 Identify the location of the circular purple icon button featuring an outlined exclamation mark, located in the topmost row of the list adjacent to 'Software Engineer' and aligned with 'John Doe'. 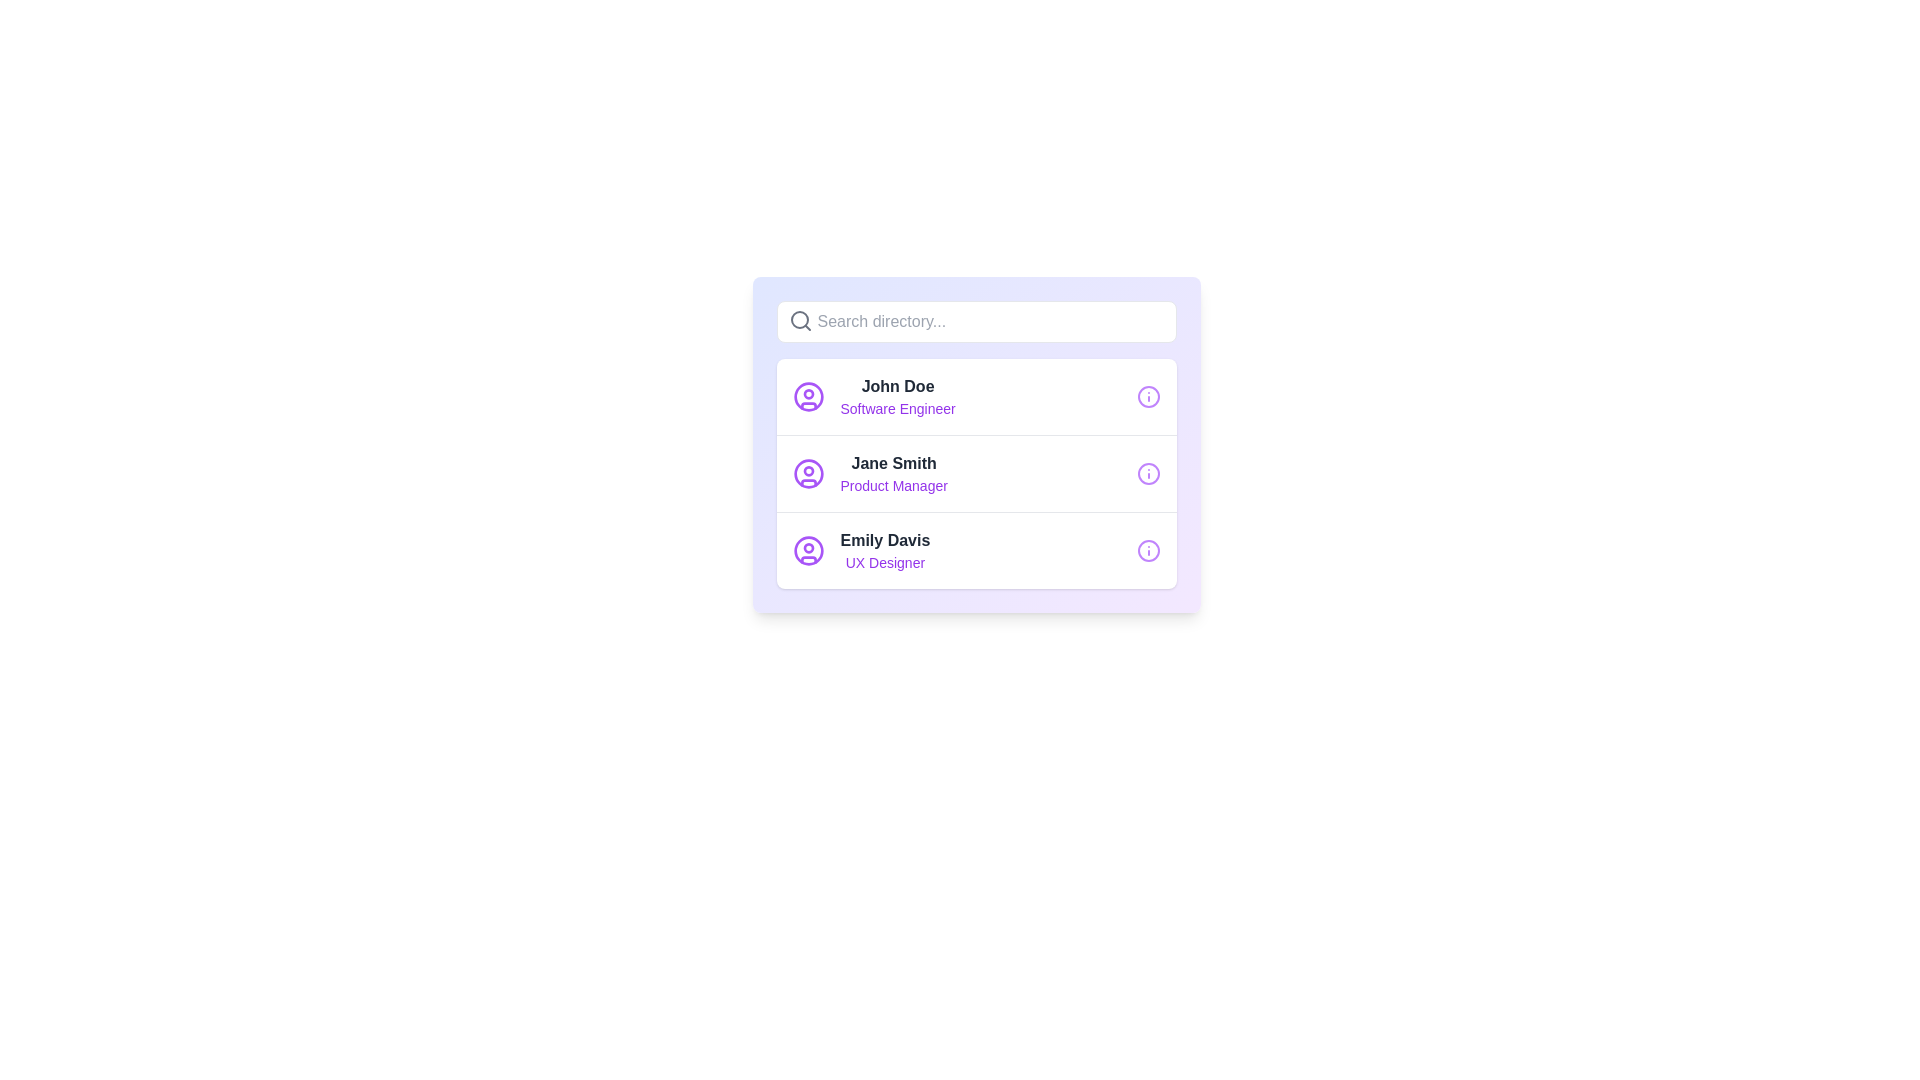
(1148, 397).